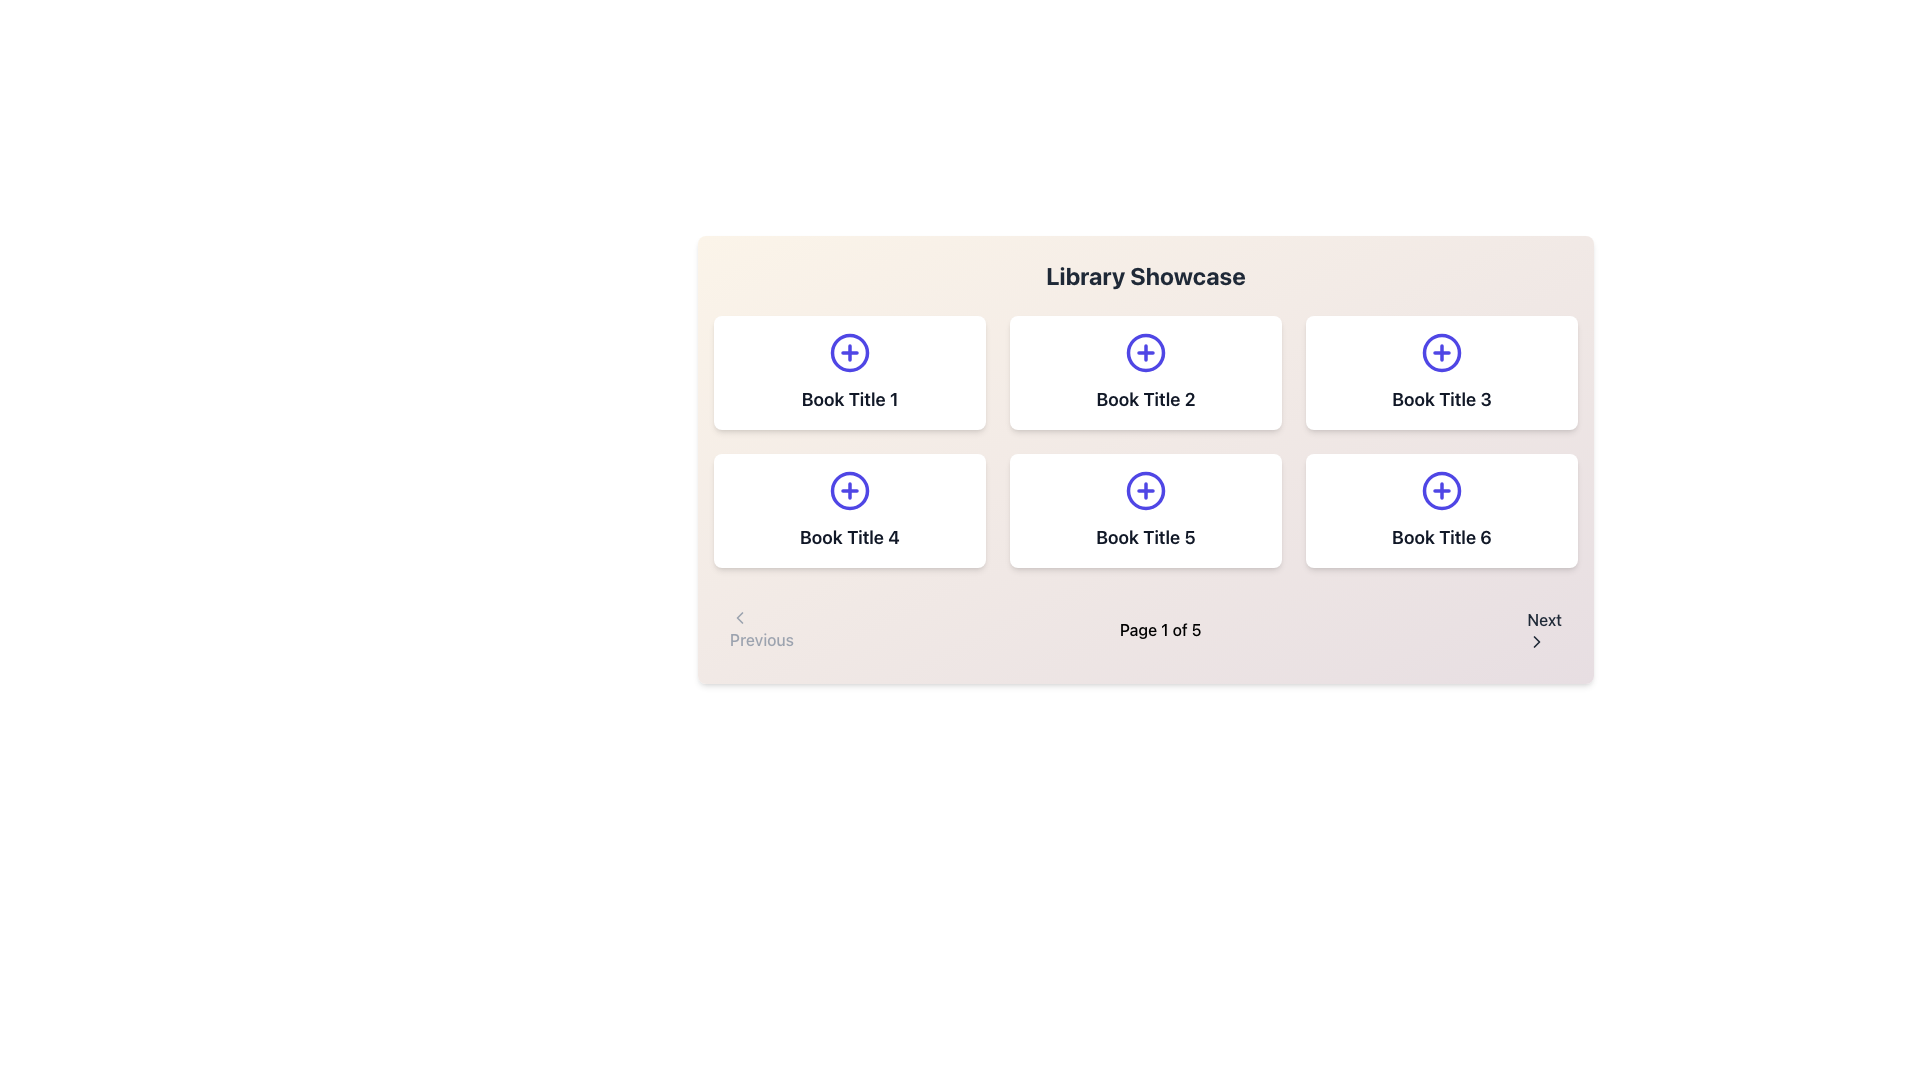 This screenshot has height=1080, width=1920. I want to click on text content displayed in the pagination control bar, which shows the current page number and total pages, located centrally below the grid of book titles, so click(1146, 628).